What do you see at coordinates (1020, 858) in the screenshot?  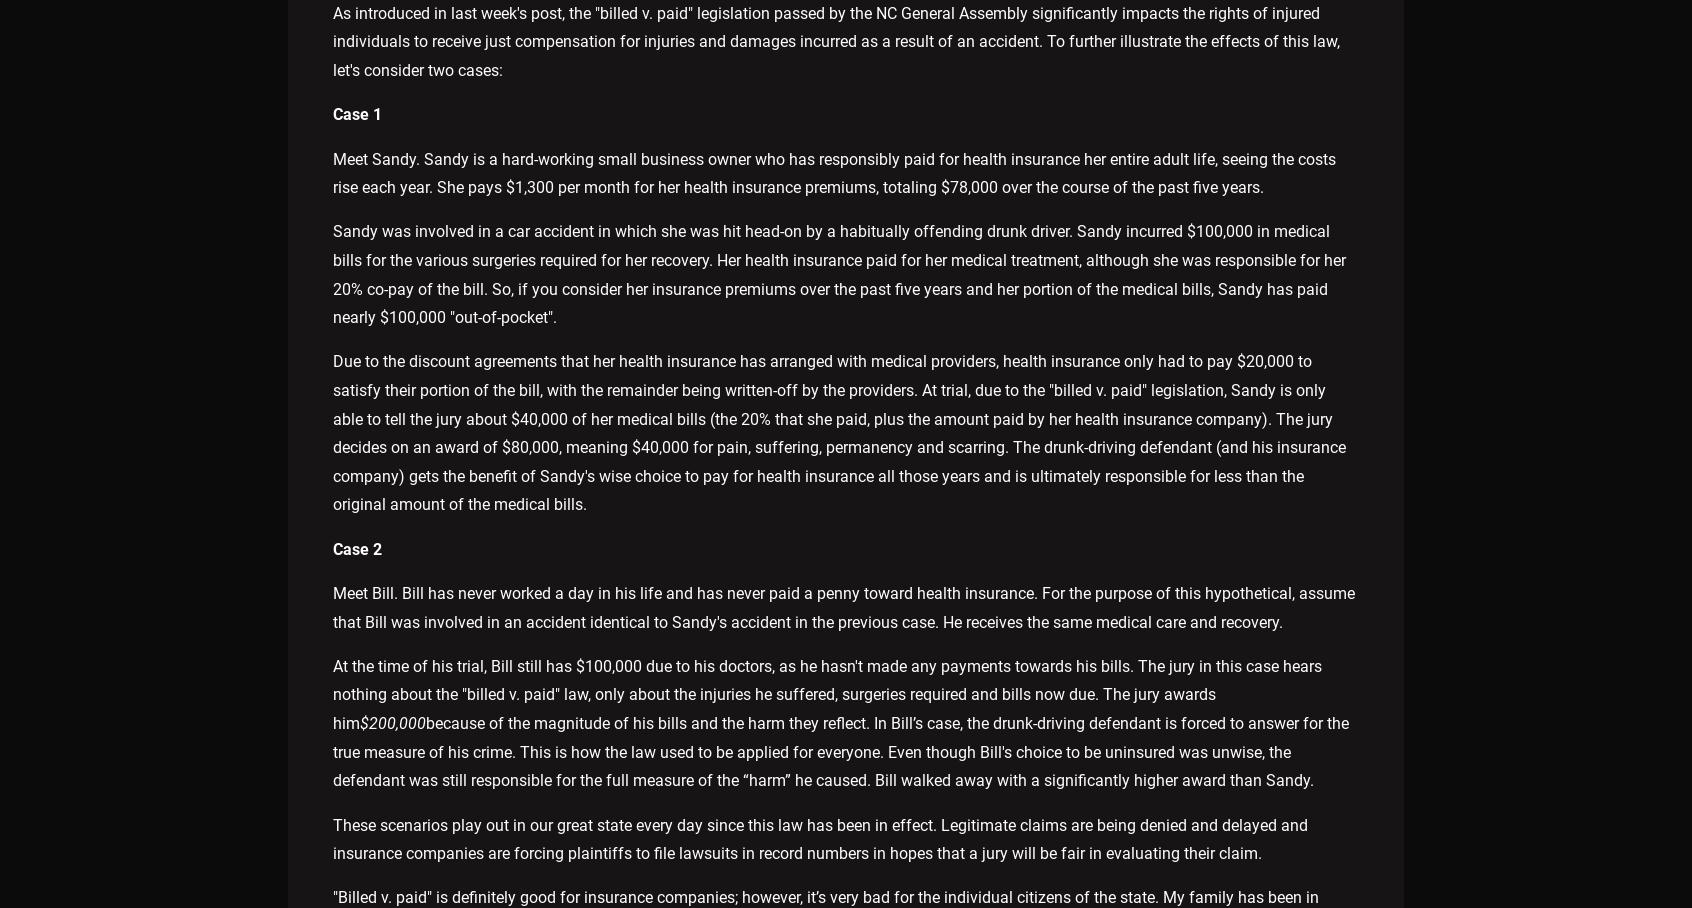 I see `'Privacy Policy'` at bounding box center [1020, 858].